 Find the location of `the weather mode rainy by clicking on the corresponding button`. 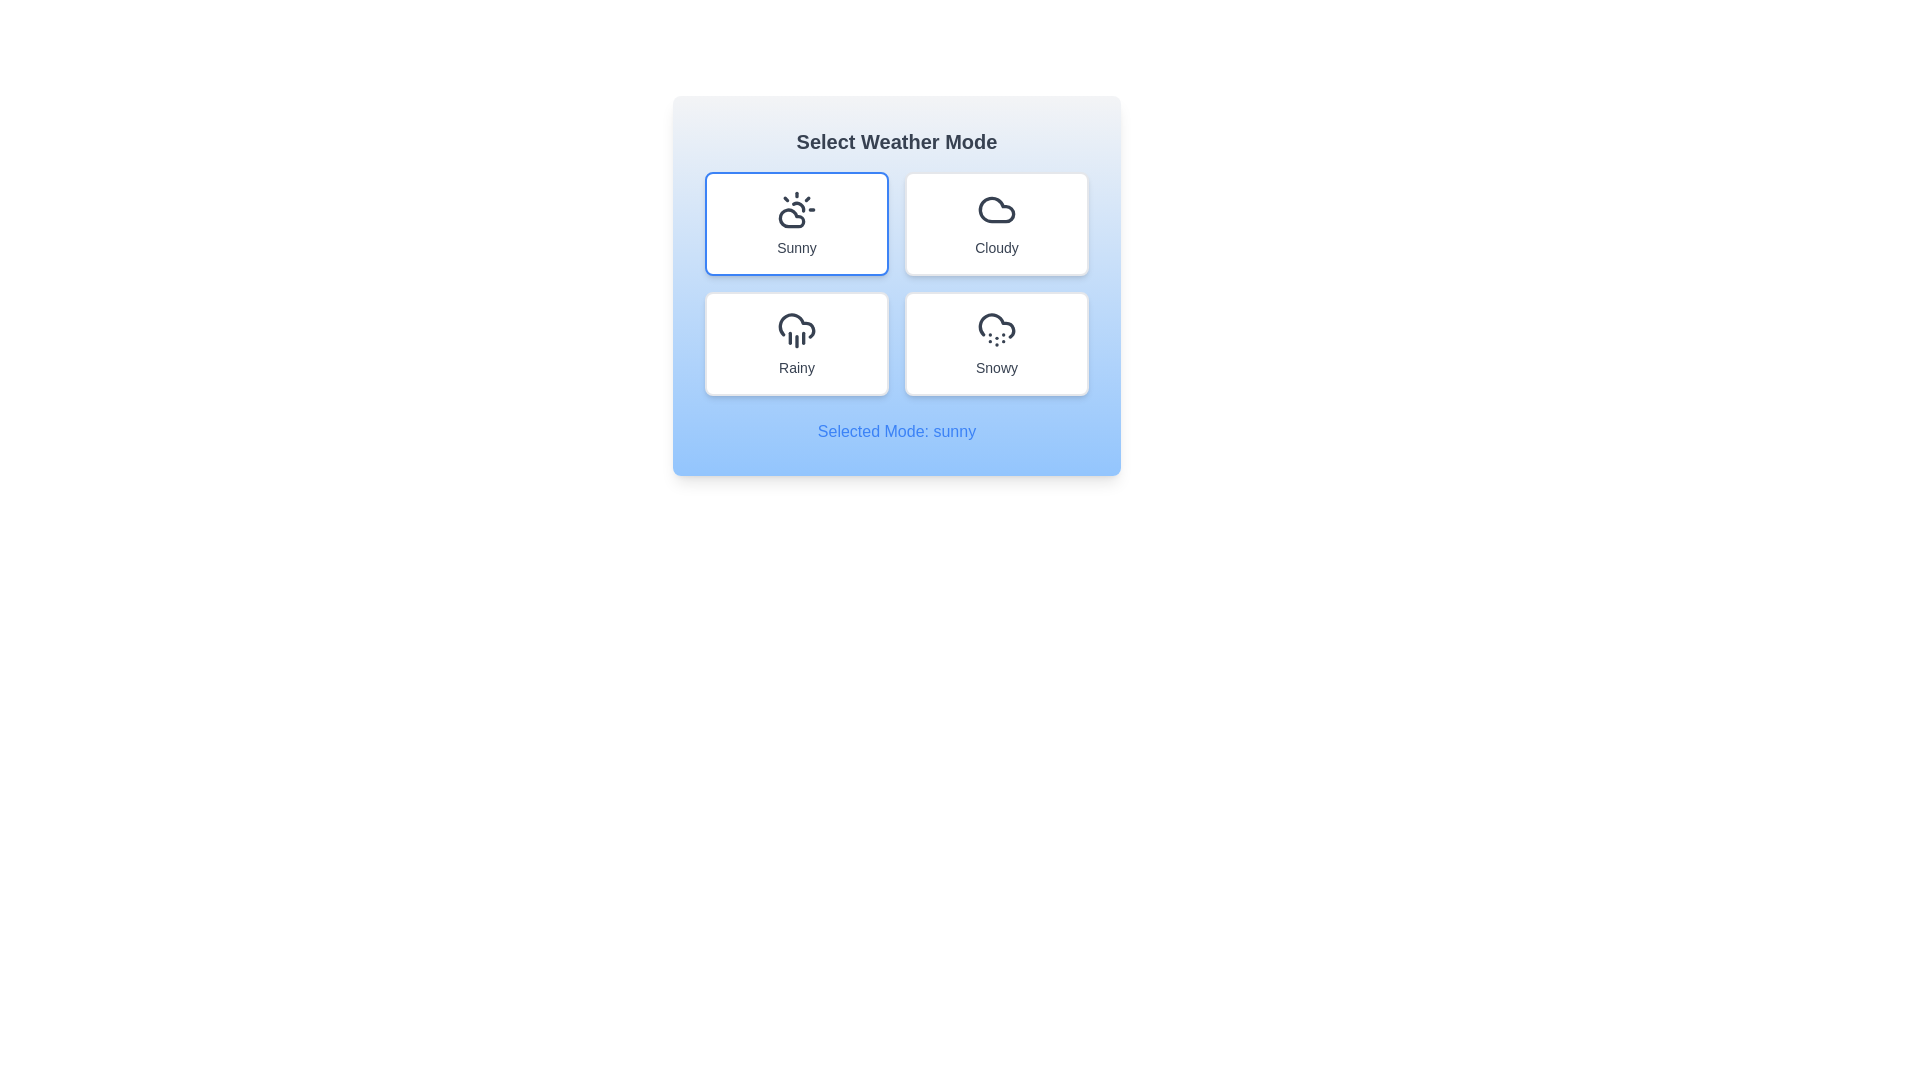

the weather mode rainy by clicking on the corresponding button is located at coordinates (795, 342).